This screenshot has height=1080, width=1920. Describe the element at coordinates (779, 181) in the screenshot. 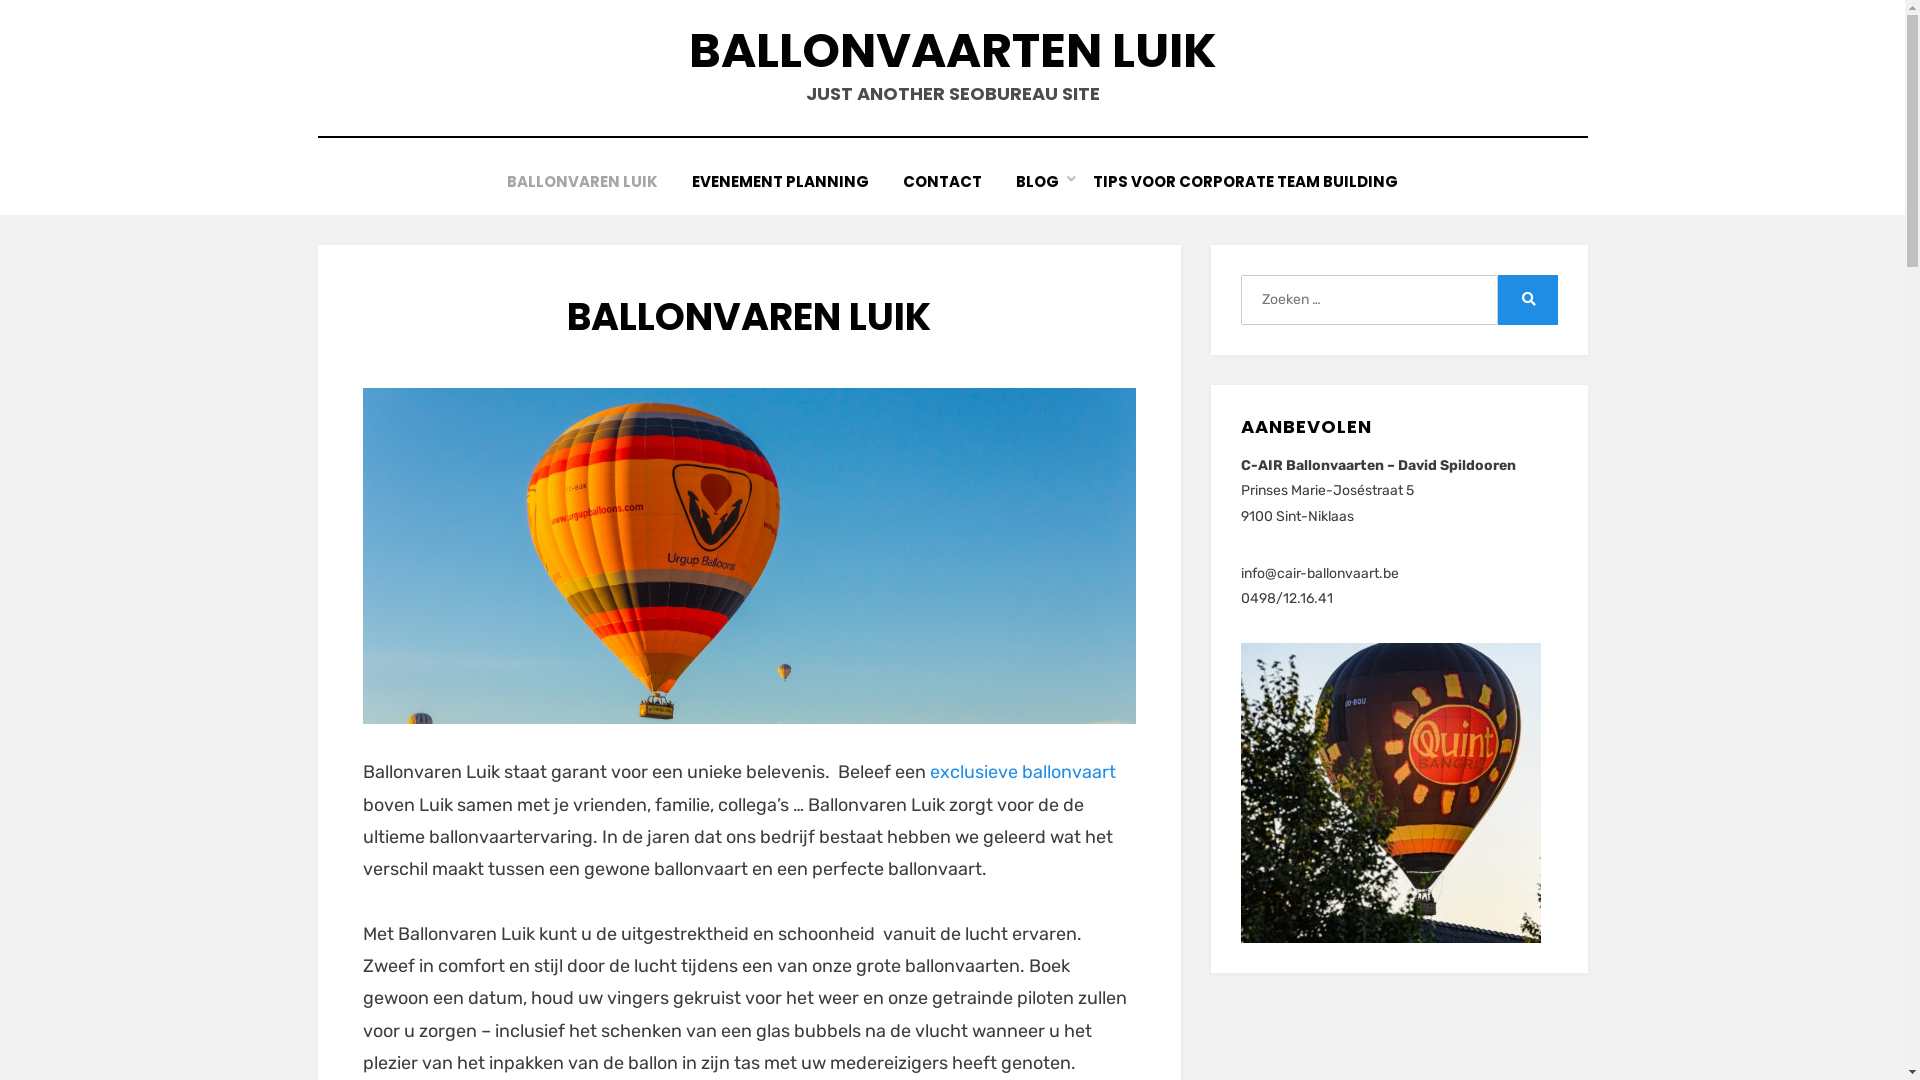

I see `'EVENEMENT PLANNING'` at that location.